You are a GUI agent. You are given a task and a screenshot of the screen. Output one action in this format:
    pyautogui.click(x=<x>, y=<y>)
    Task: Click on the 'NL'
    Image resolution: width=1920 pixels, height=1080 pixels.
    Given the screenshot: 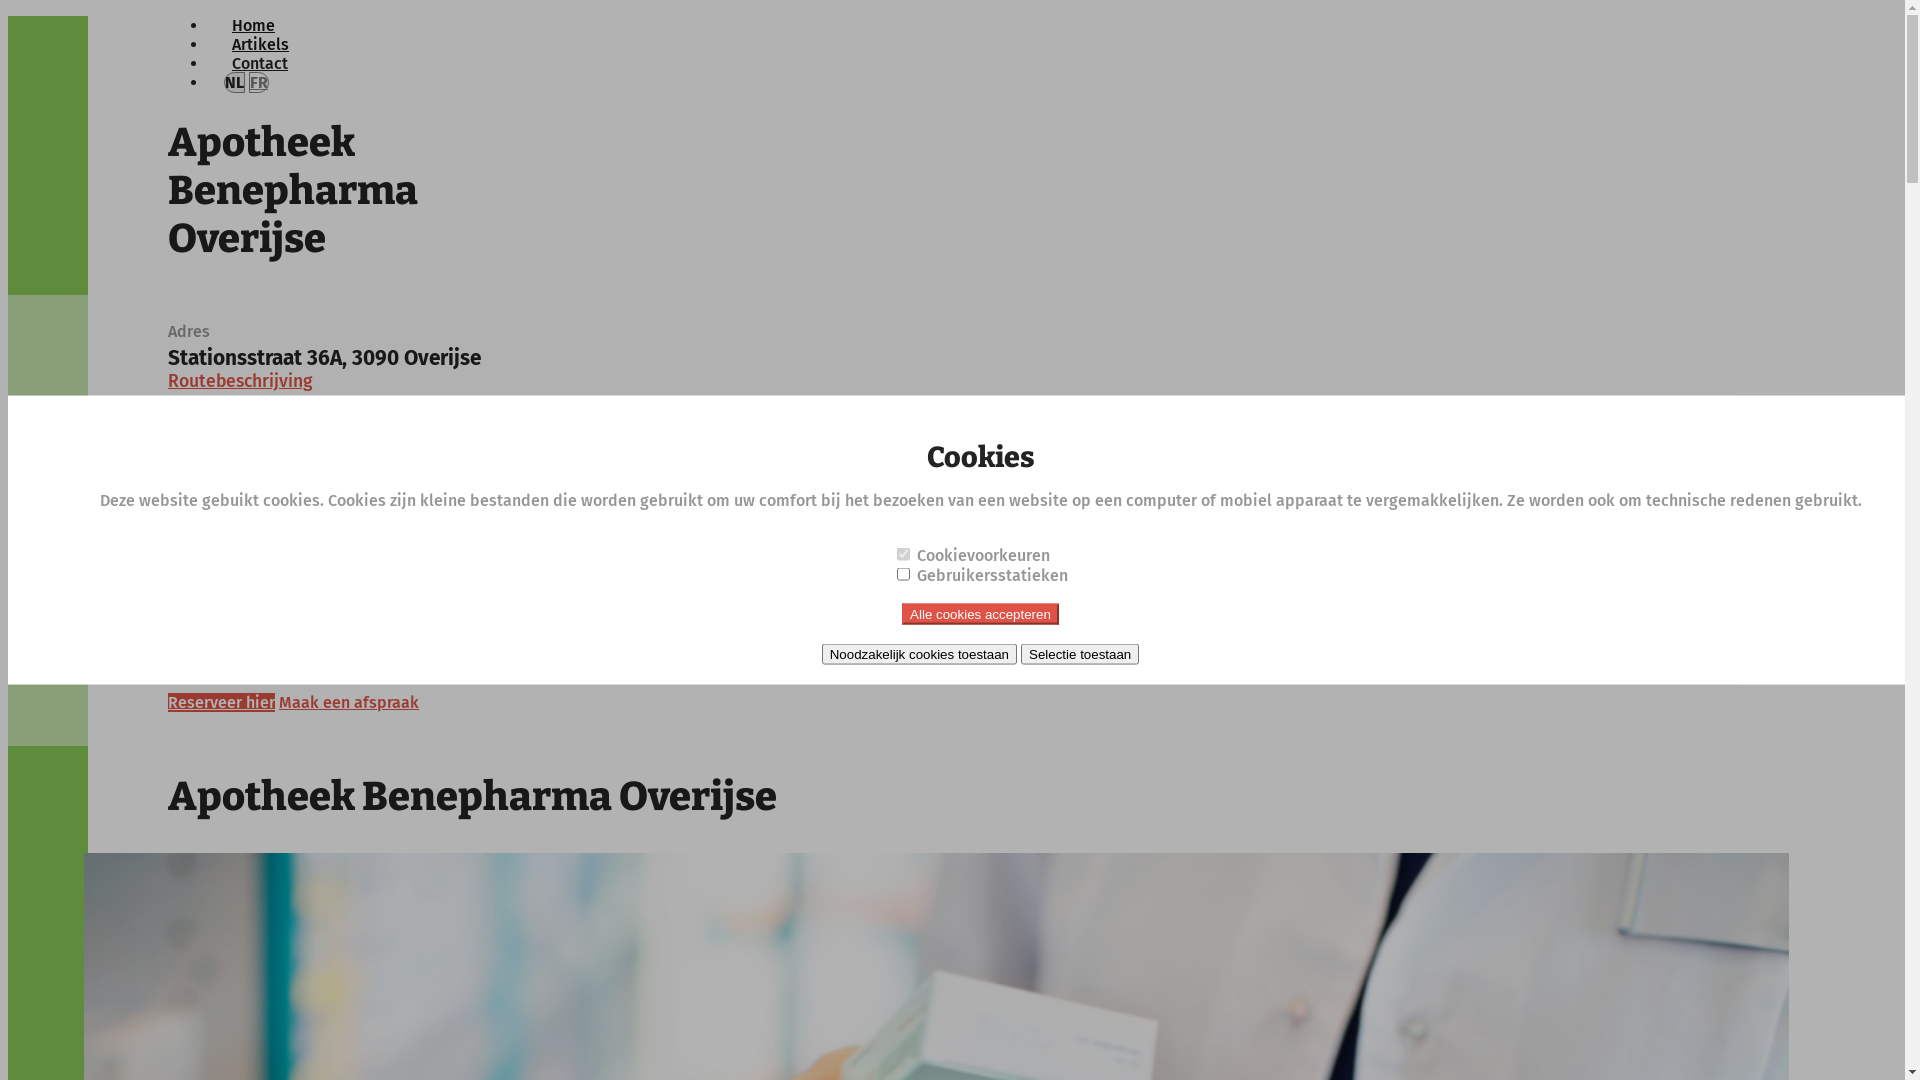 What is the action you would take?
    pyautogui.click(x=234, y=81)
    